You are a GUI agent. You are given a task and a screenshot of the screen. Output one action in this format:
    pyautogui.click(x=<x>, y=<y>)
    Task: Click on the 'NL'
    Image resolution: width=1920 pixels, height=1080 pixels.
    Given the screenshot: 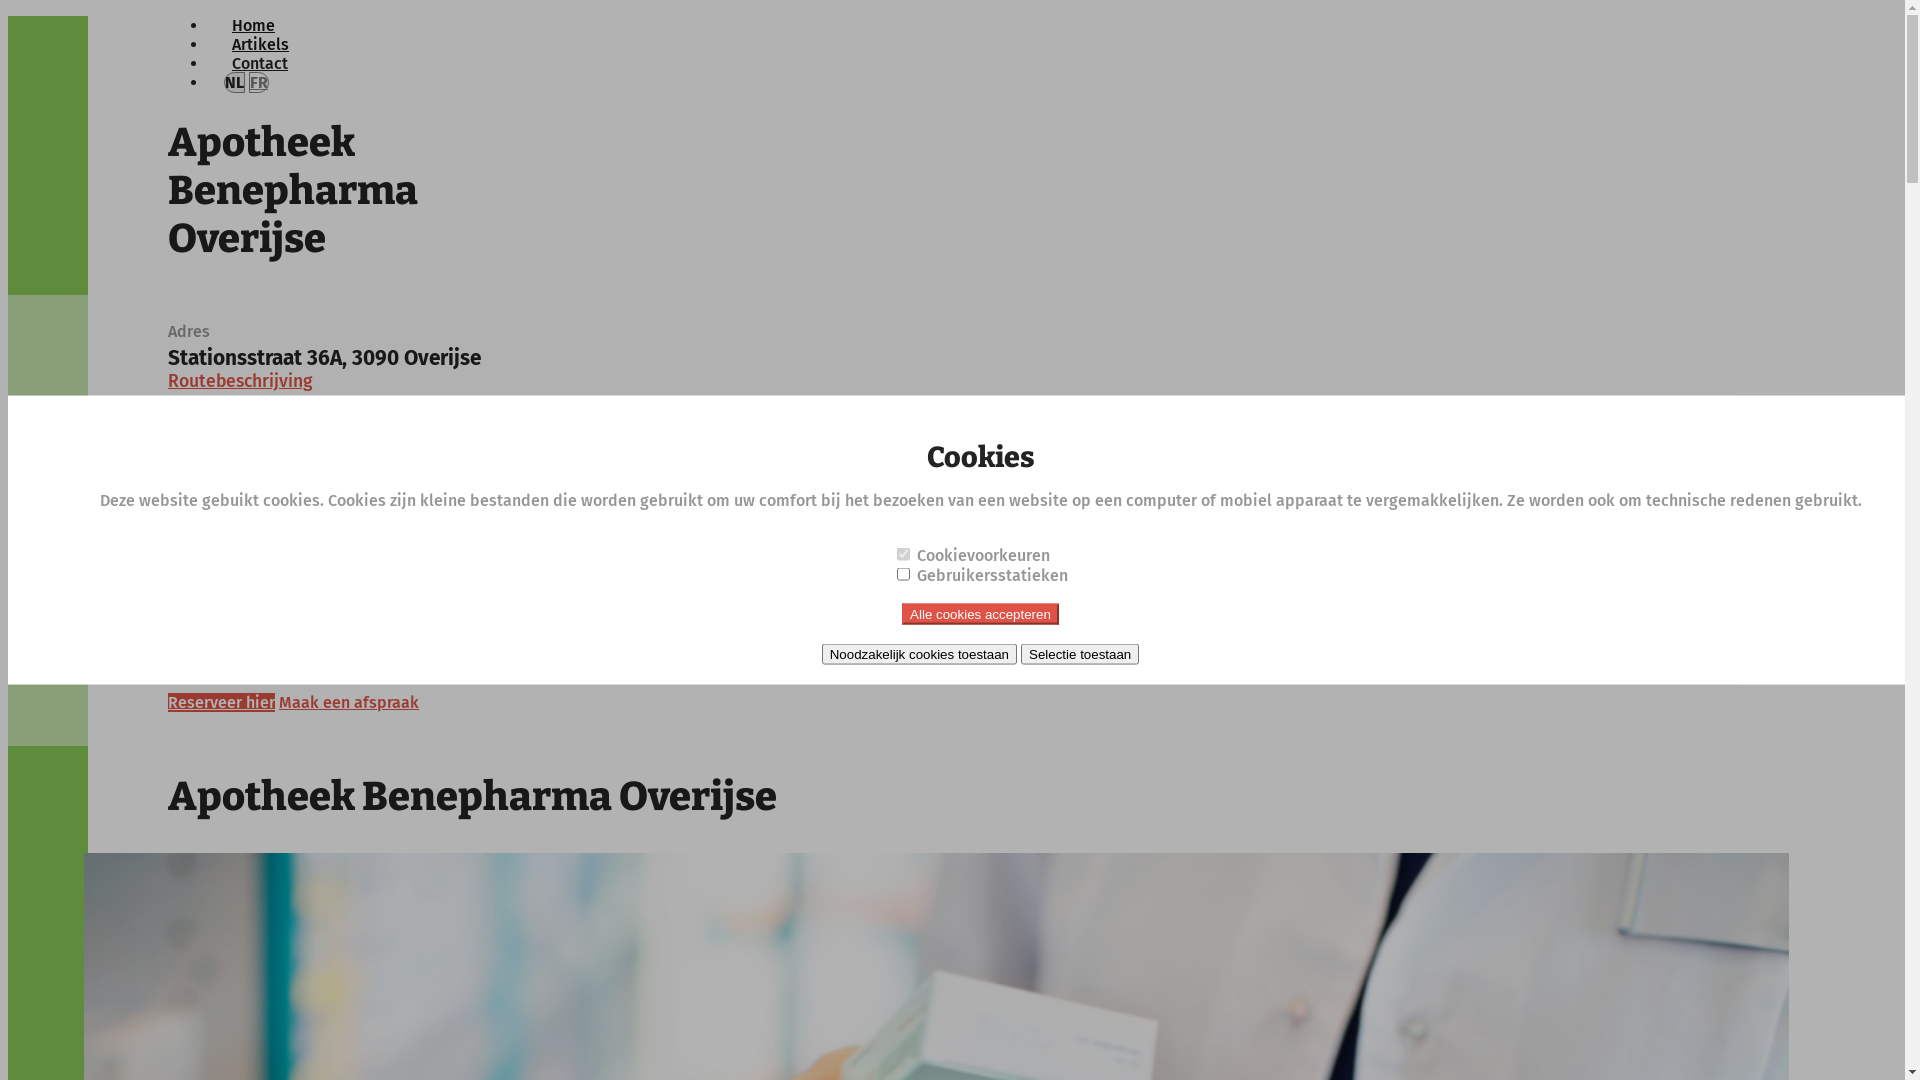 What is the action you would take?
    pyautogui.click(x=234, y=81)
    